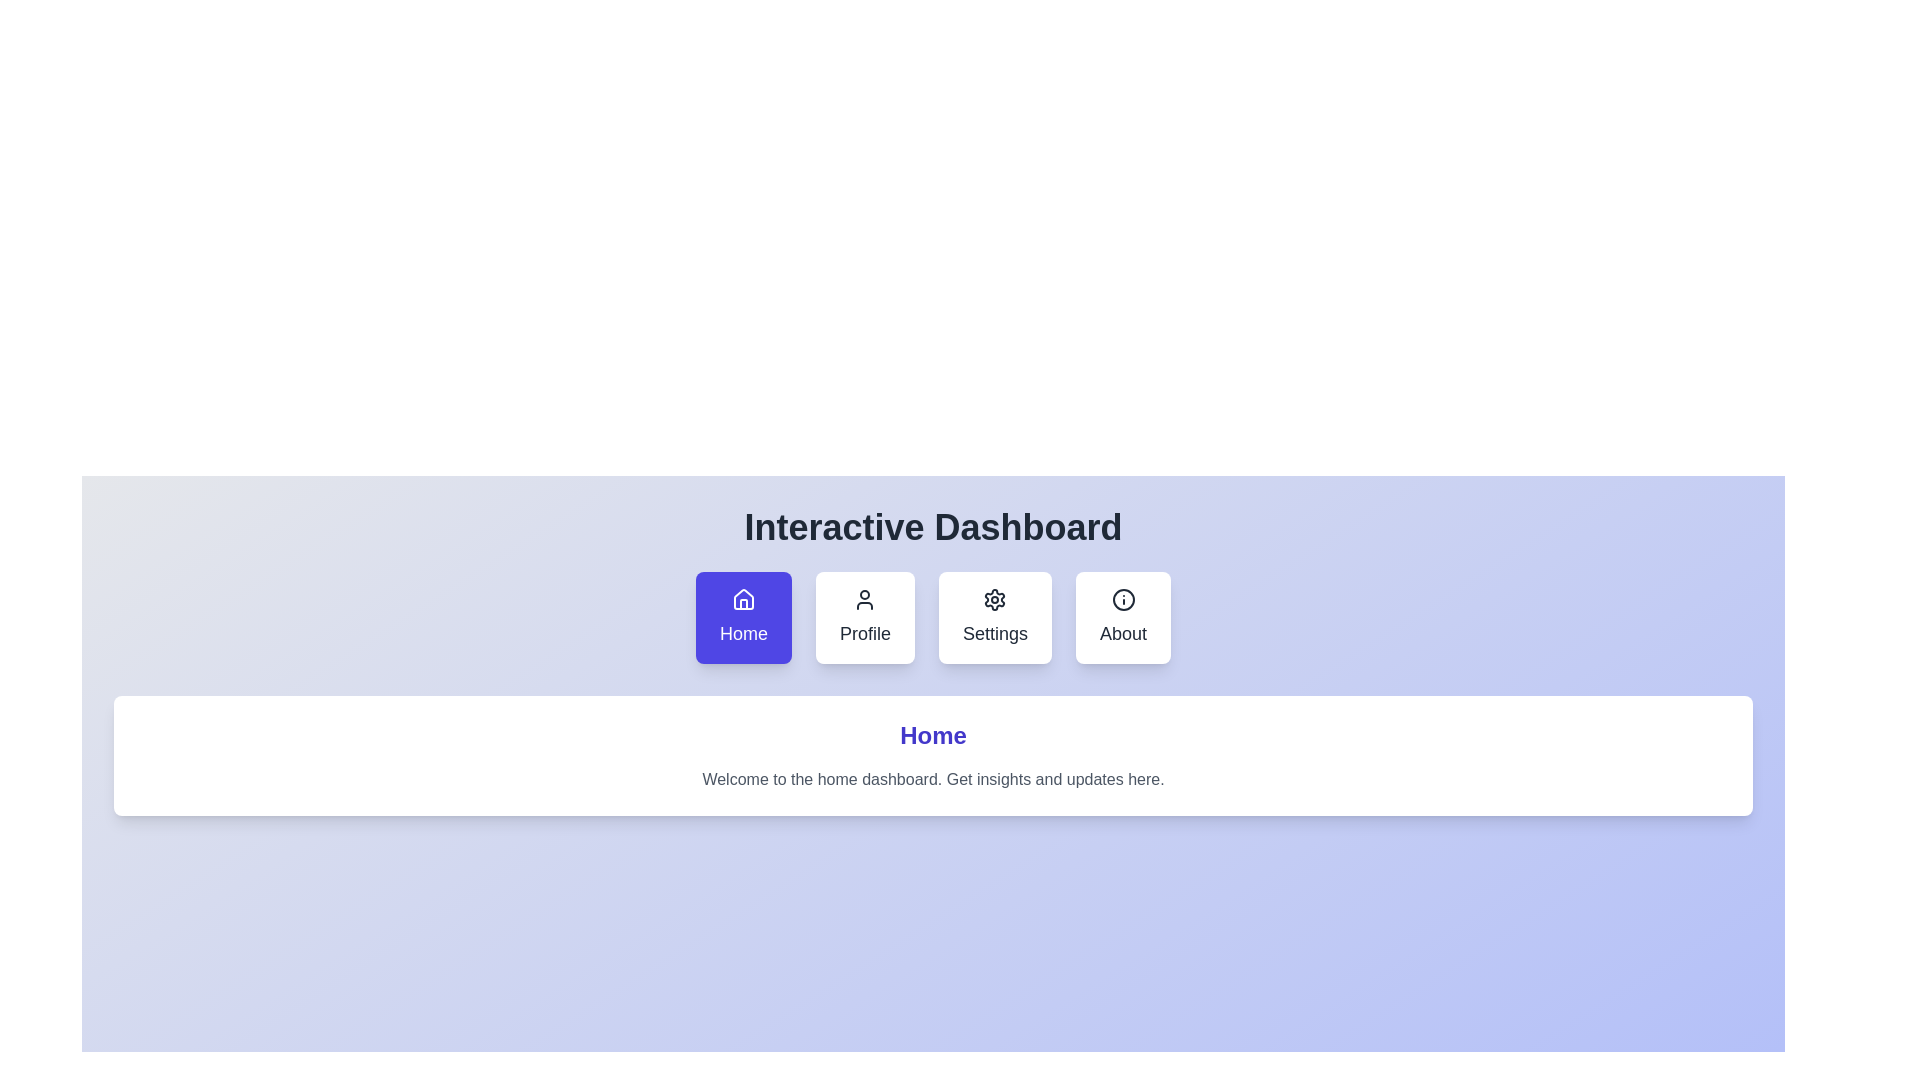  I want to click on the gear icon representing the settings option, which is located as the third button from the left under the 'Interactive Dashboard' header, so click(995, 599).